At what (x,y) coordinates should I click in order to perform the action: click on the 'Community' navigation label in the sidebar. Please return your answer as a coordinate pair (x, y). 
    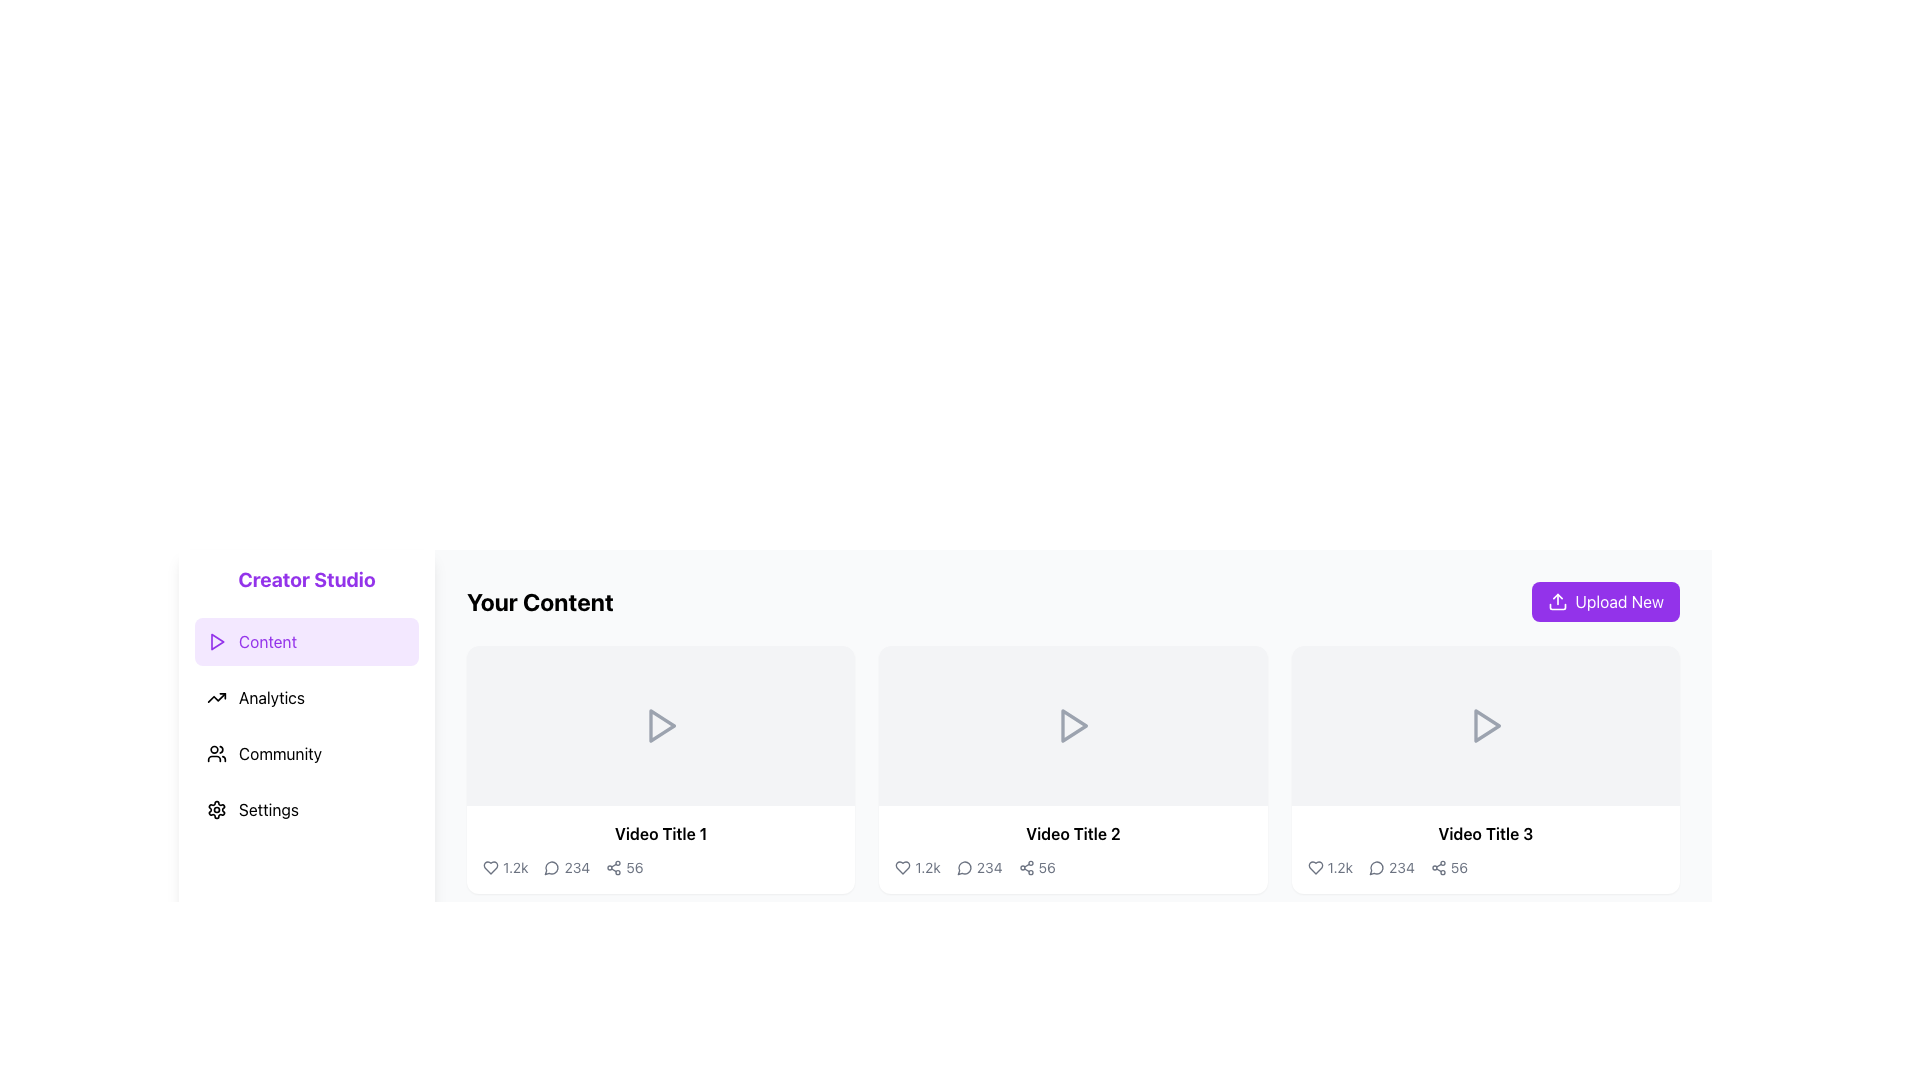
    Looking at the image, I should click on (279, 753).